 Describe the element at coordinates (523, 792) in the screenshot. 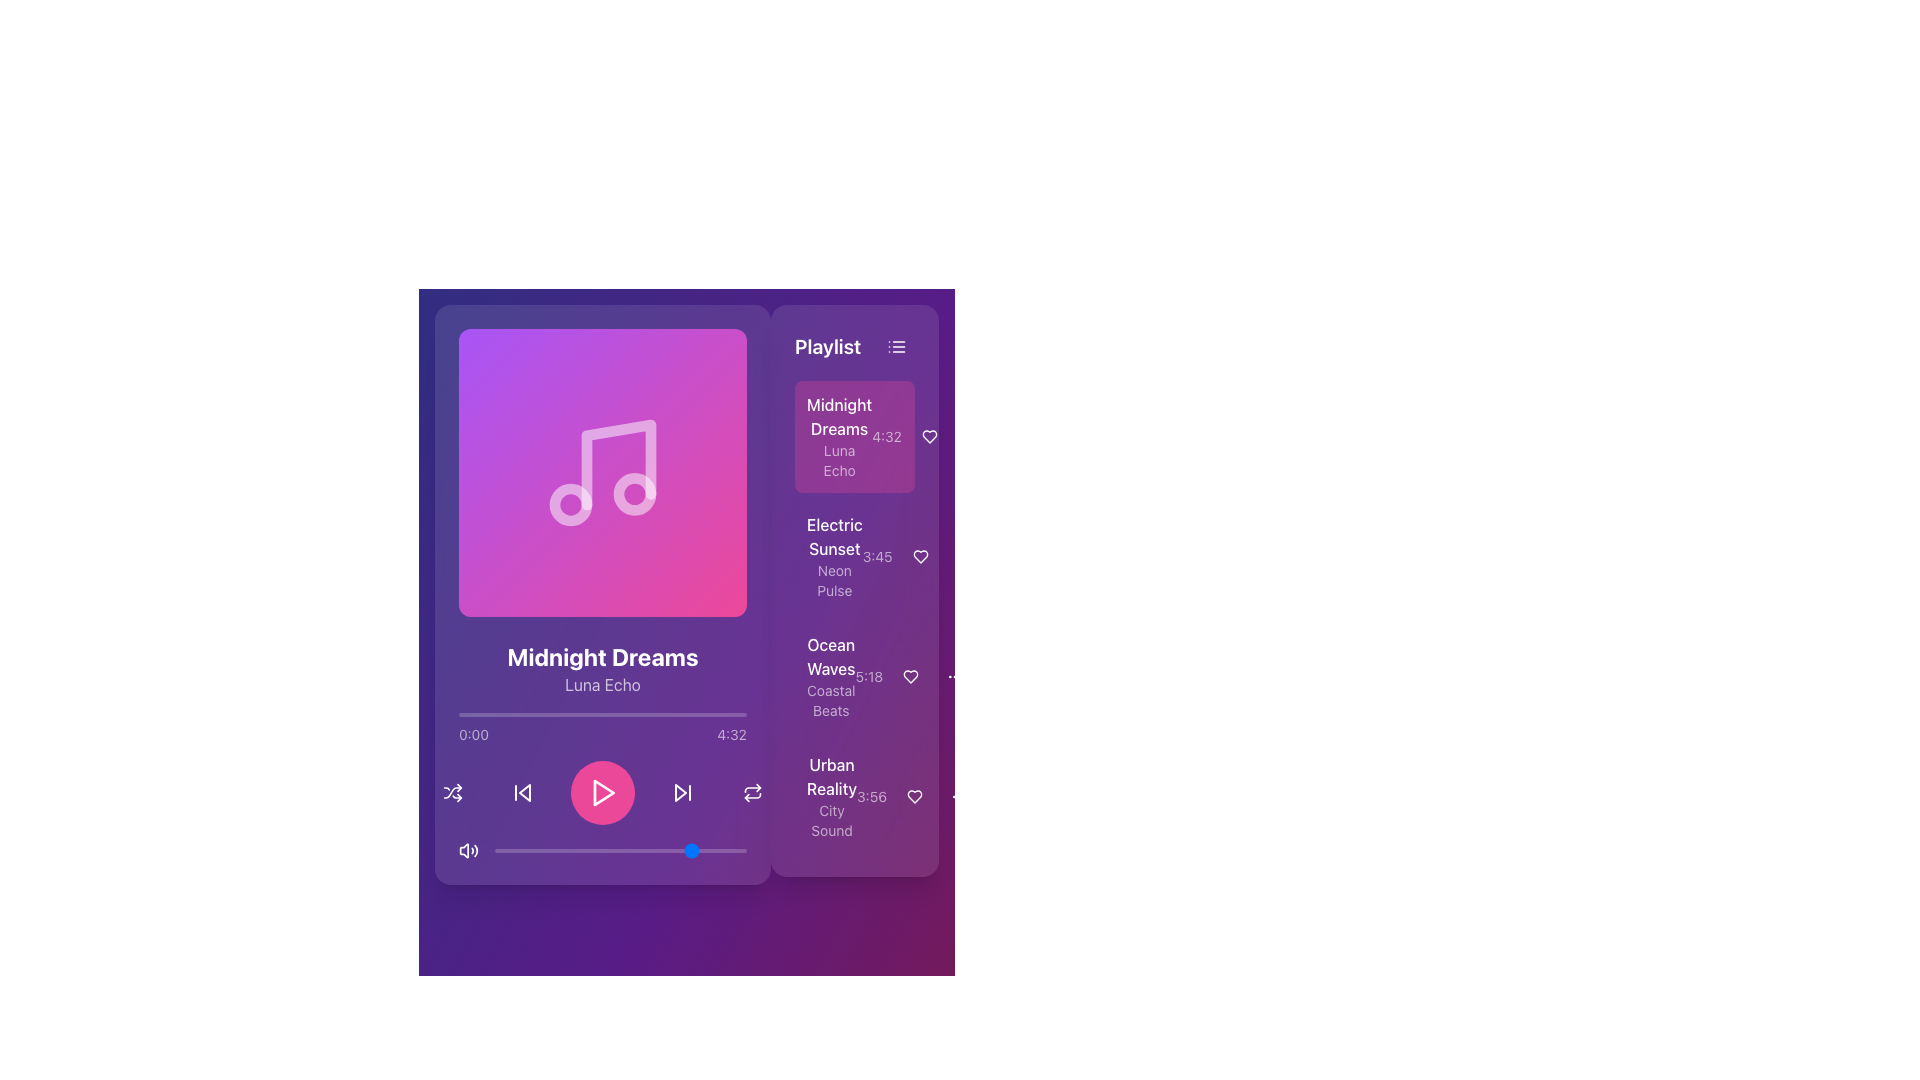

I see `the Icon button that allows users` at that location.